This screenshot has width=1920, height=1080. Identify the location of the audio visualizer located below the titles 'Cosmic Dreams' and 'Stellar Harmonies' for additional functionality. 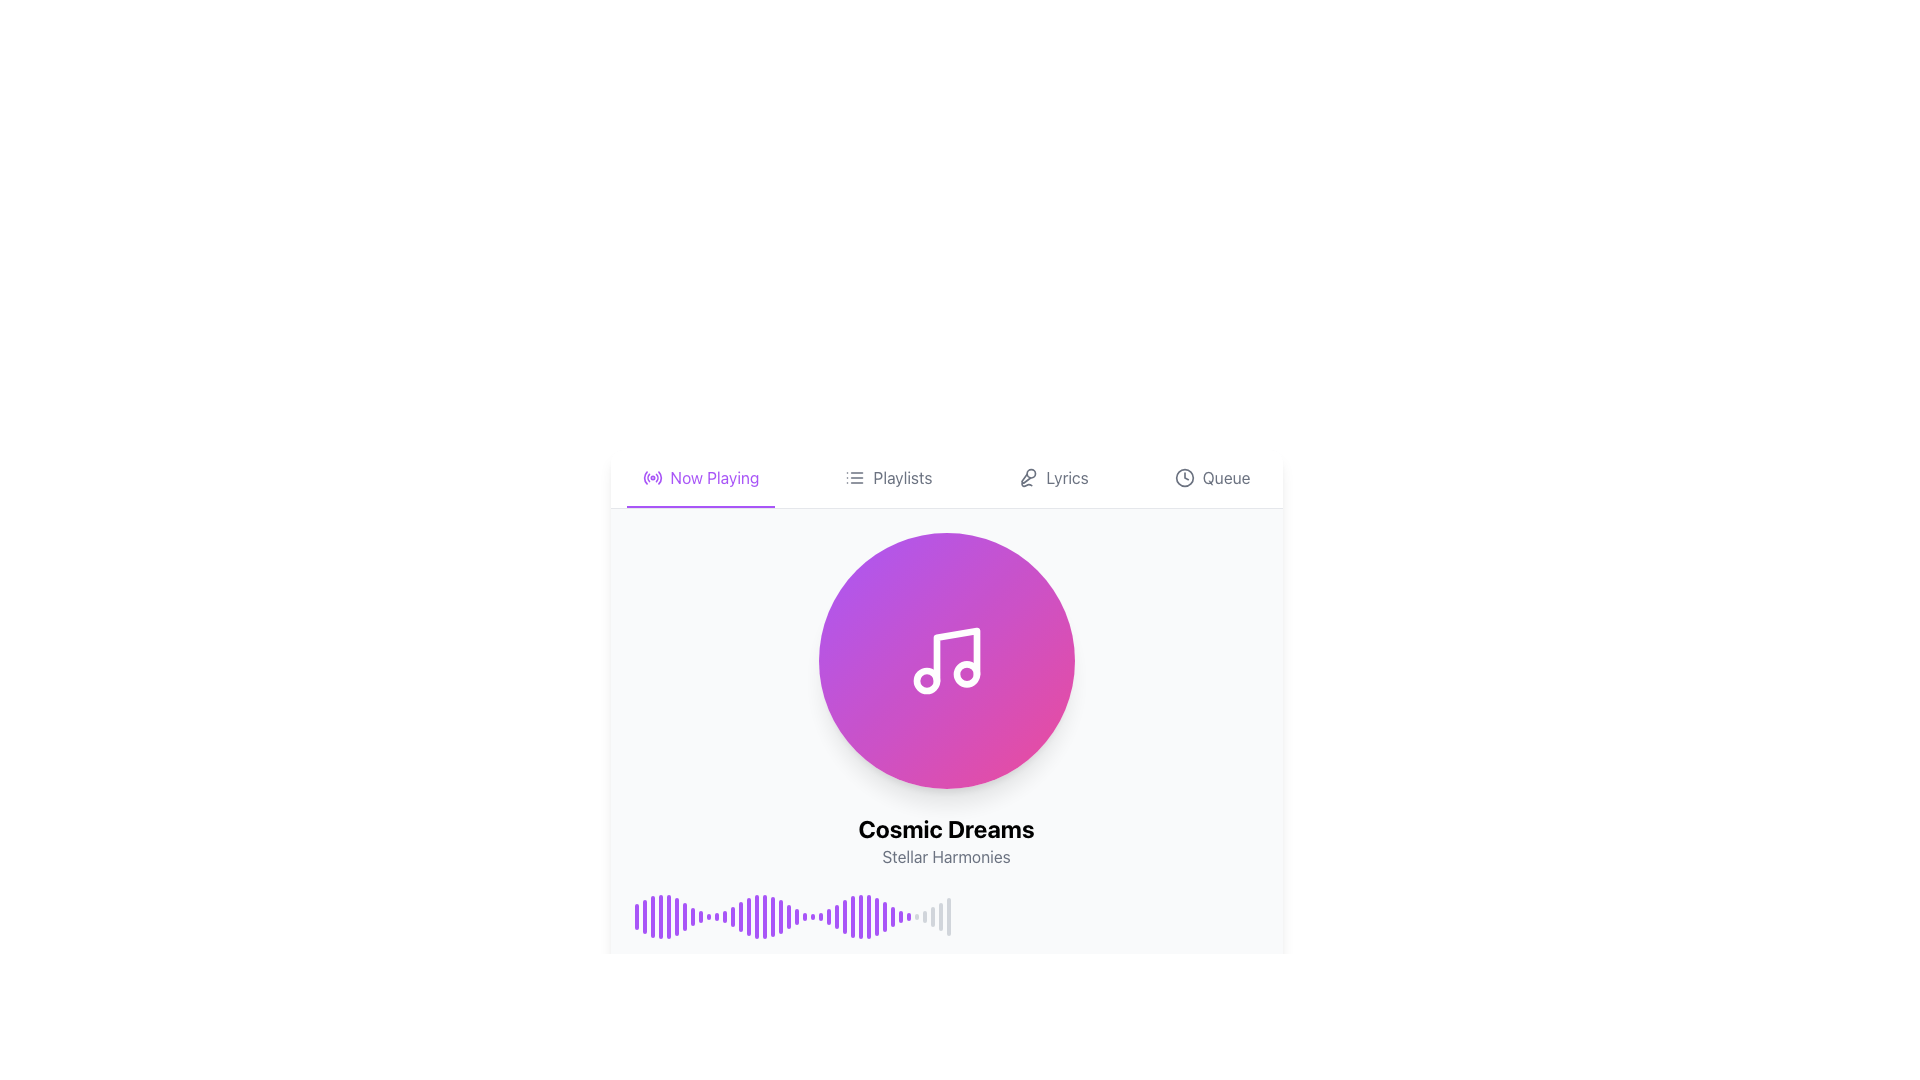
(945, 917).